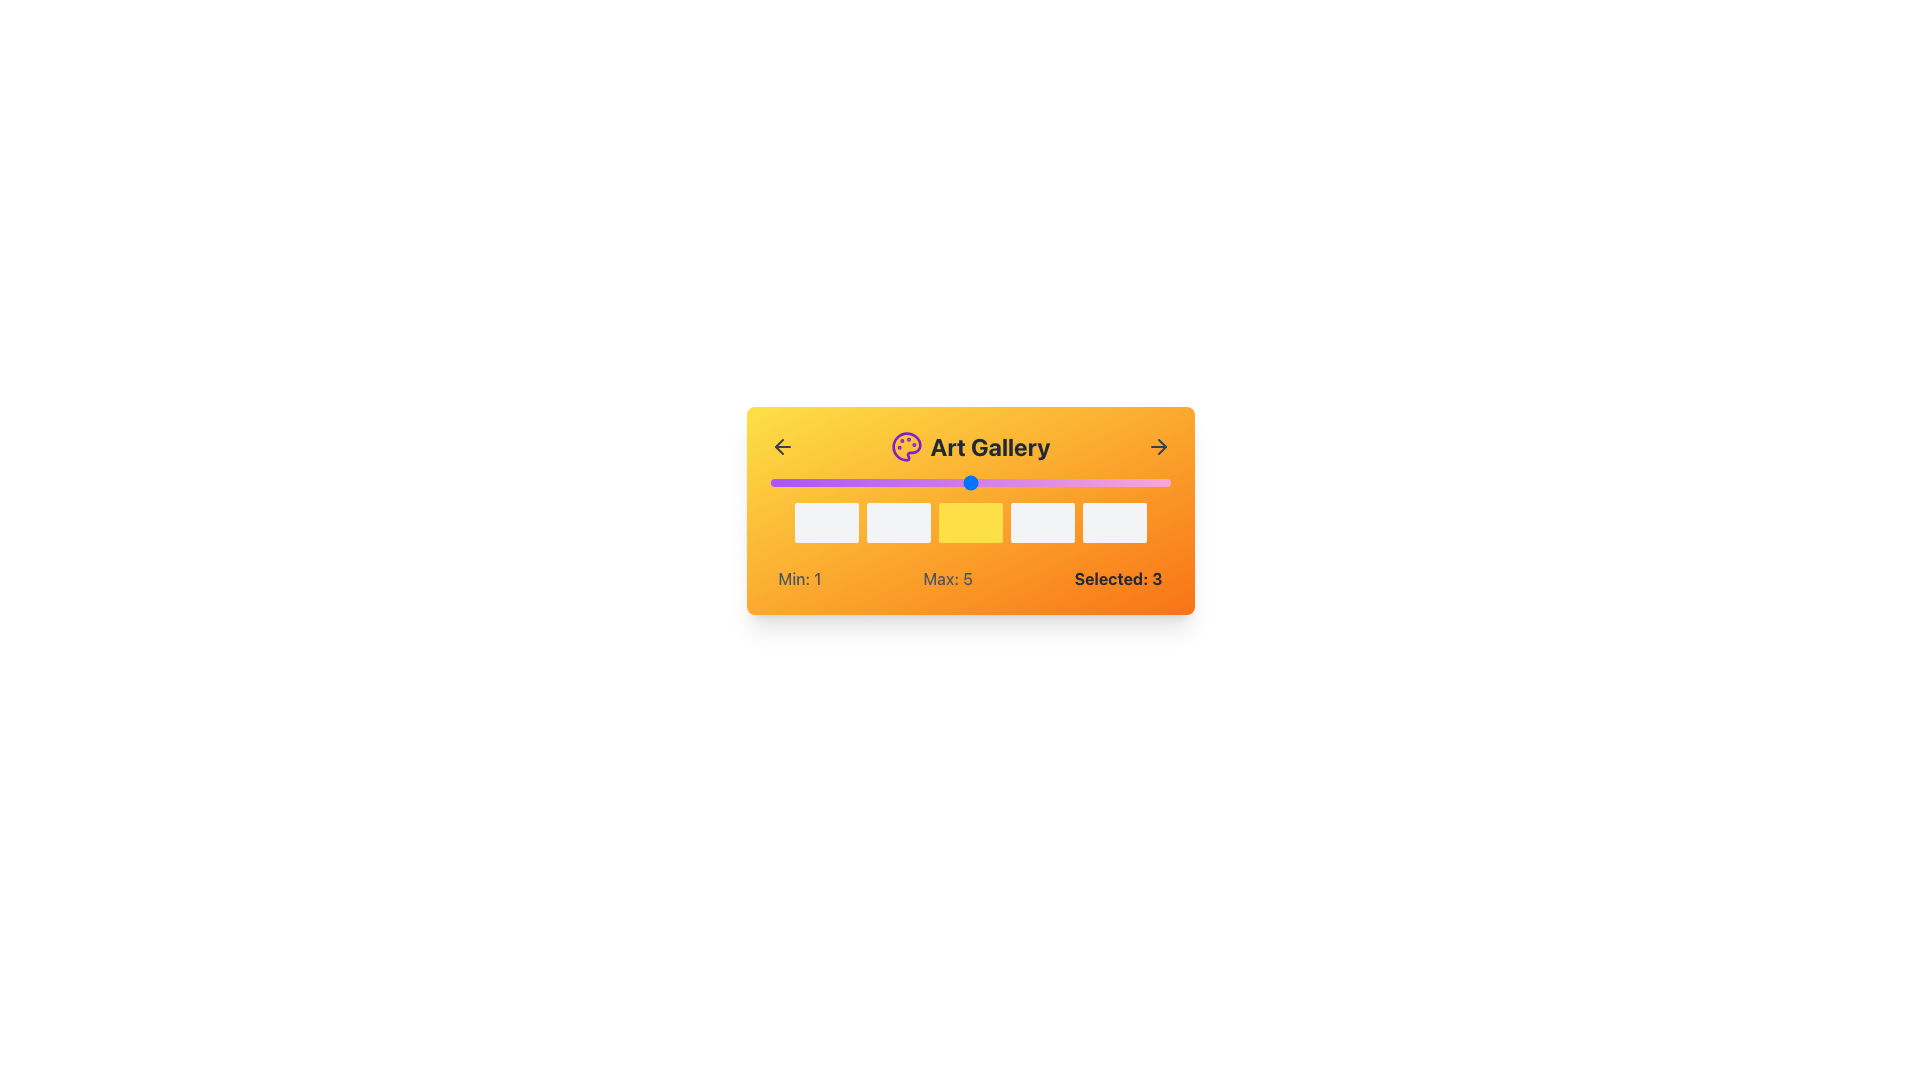 This screenshot has width=1920, height=1080. What do you see at coordinates (947, 578) in the screenshot?
I see `the static text element displaying 'Max: 5', which is styled in medium gray and located centrally at the bottom of an orange box, positioned between 'Min: 1' and 'Selected: 3'` at bounding box center [947, 578].